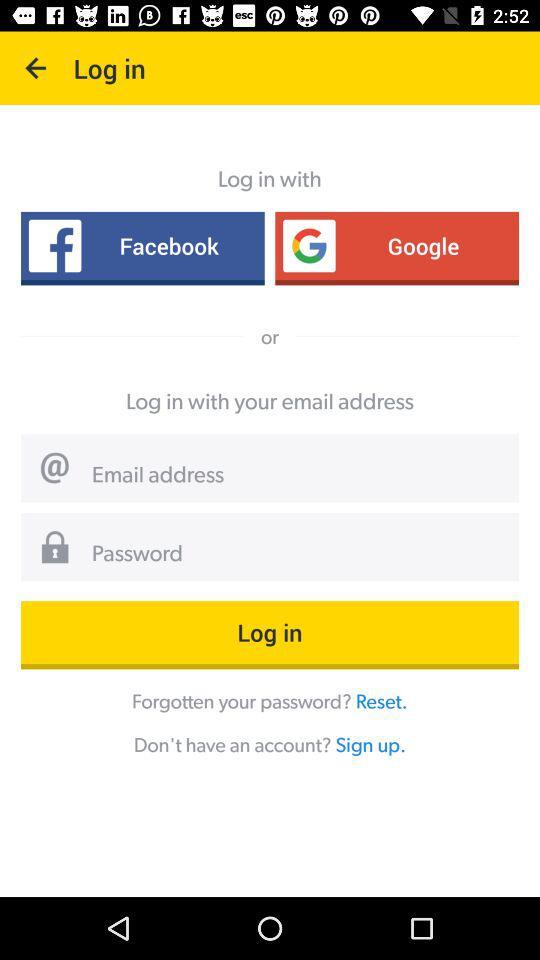  Describe the element at coordinates (369, 743) in the screenshot. I see `the icon to the right of don t have item` at that location.